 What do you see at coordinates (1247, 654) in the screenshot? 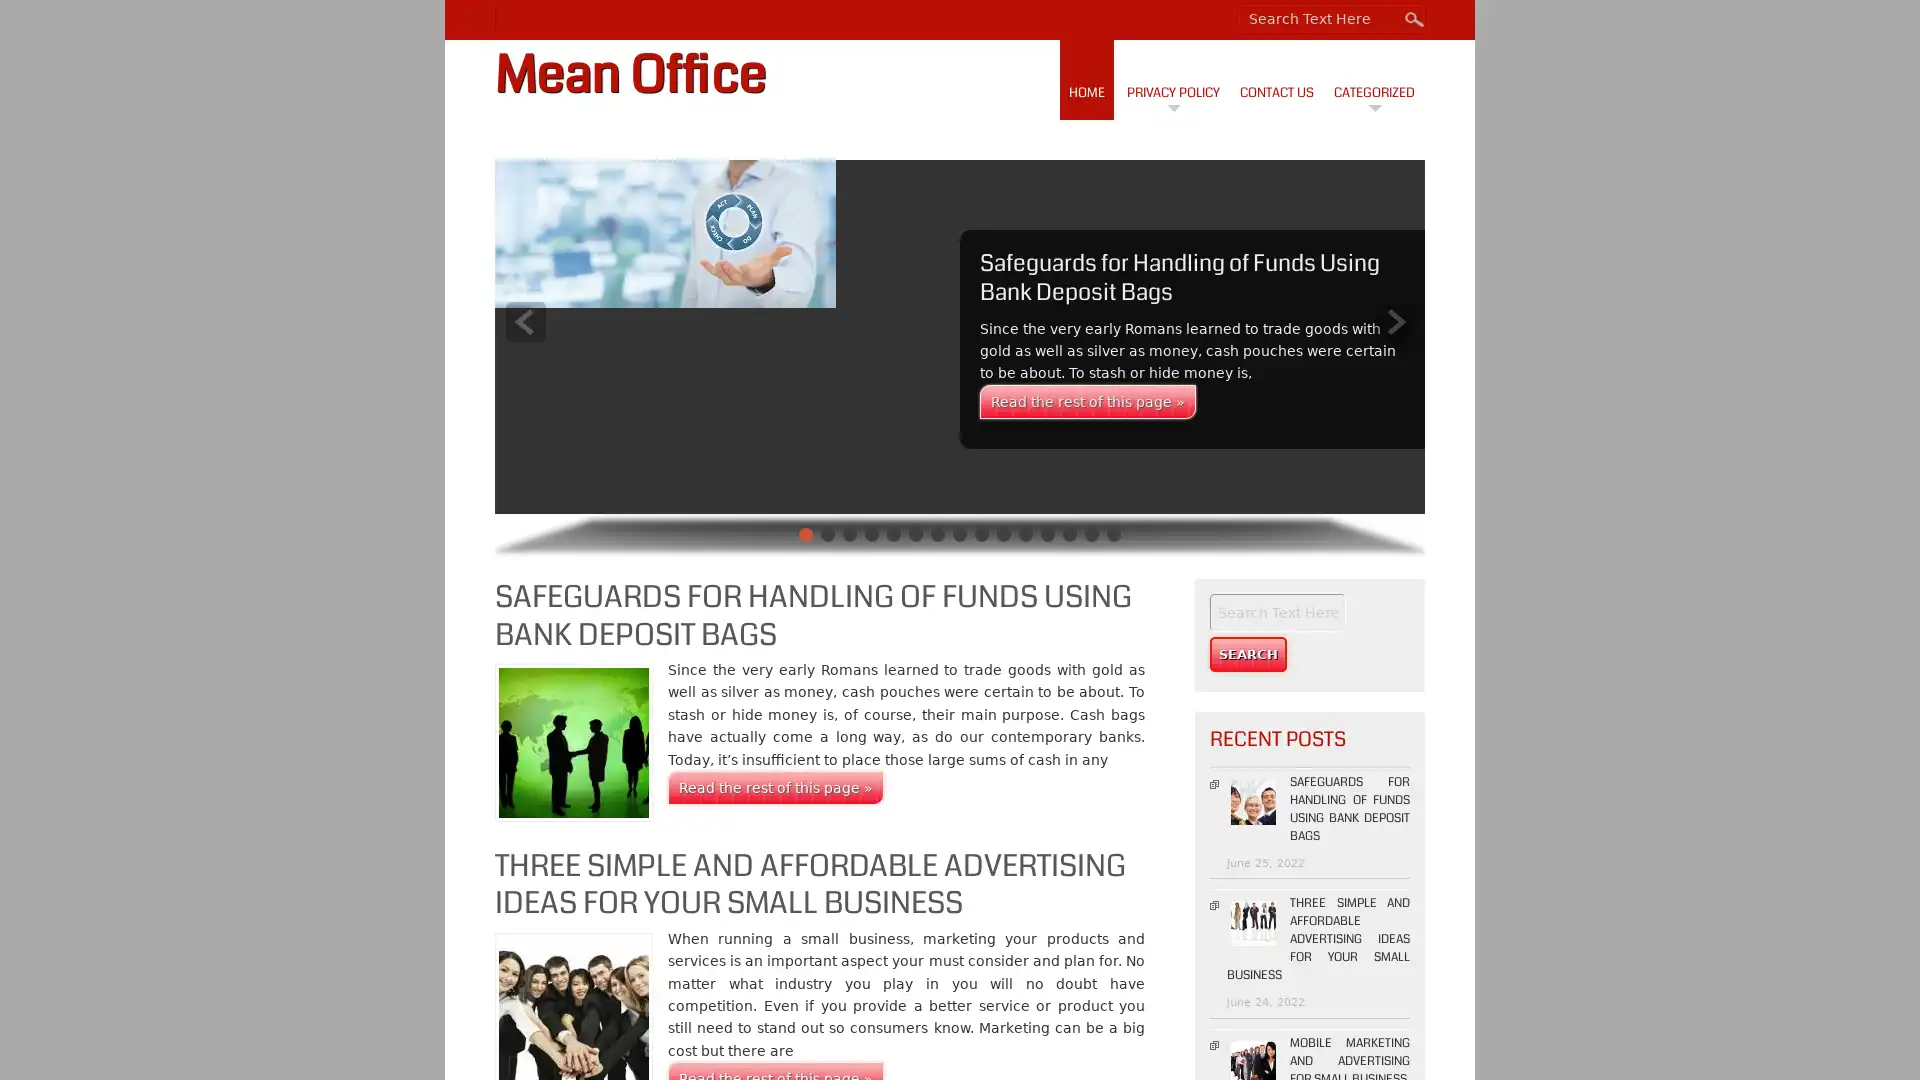
I see `Search` at bounding box center [1247, 654].